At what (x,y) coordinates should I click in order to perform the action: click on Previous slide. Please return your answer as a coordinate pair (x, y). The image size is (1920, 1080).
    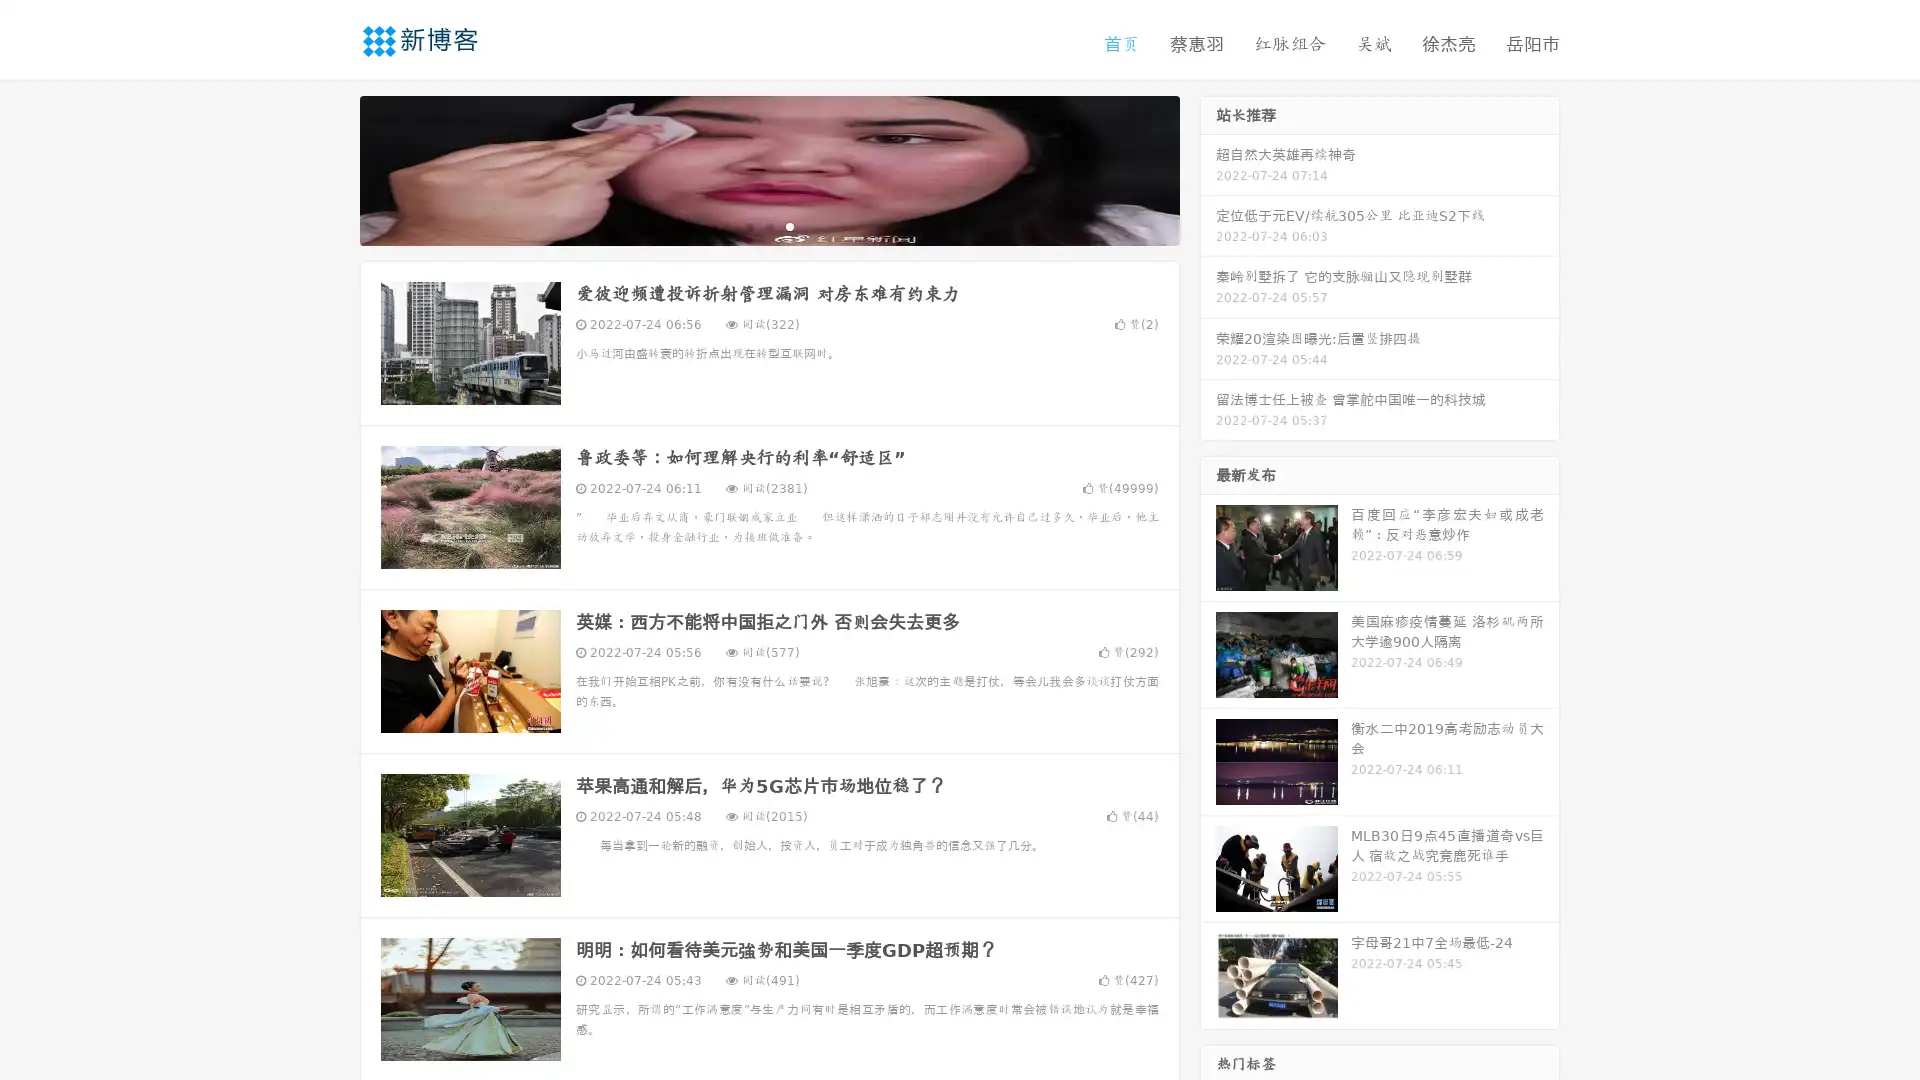
    Looking at the image, I should click on (330, 168).